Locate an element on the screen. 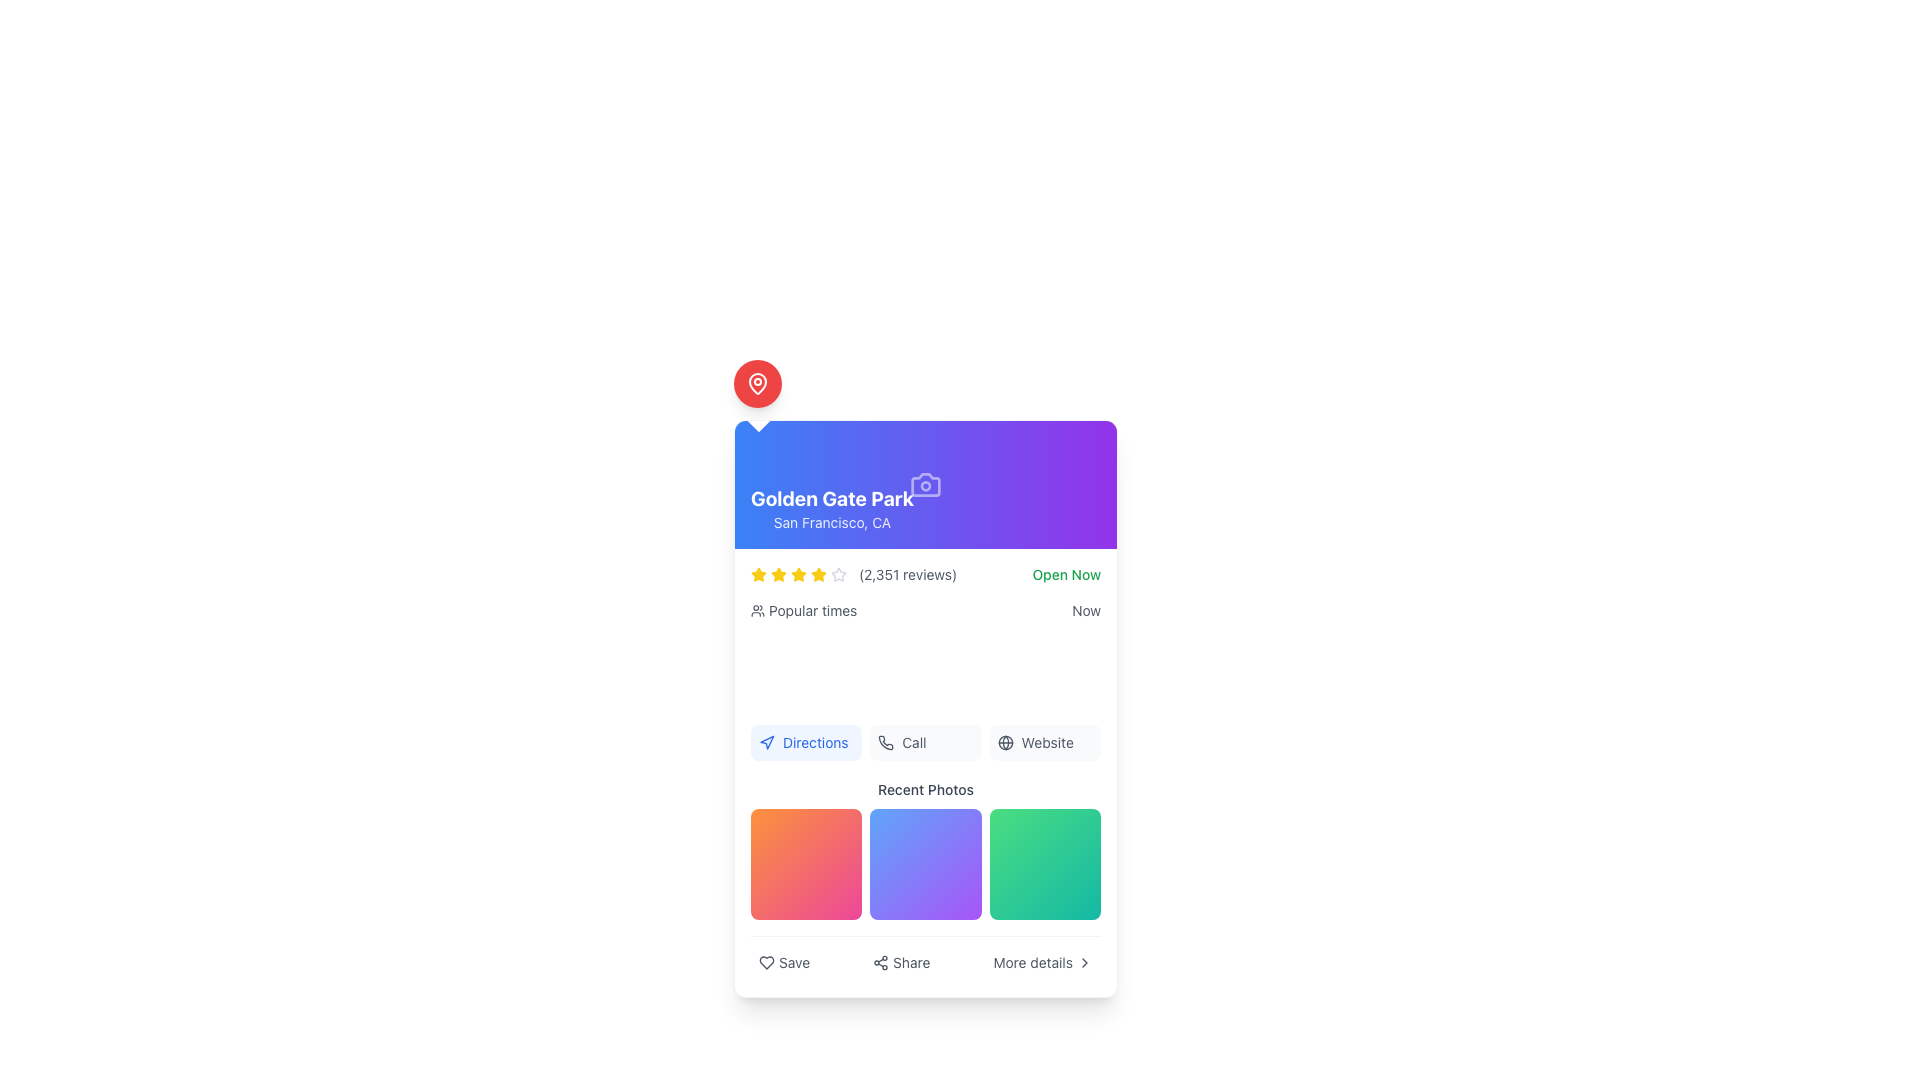 The image size is (1920, 1080). label indicating the function of the associated button, which is to initiate a telephone call when clicked, positioned centrally within the rounded button at the bottom section of the card is located at coordinates (913, 743).